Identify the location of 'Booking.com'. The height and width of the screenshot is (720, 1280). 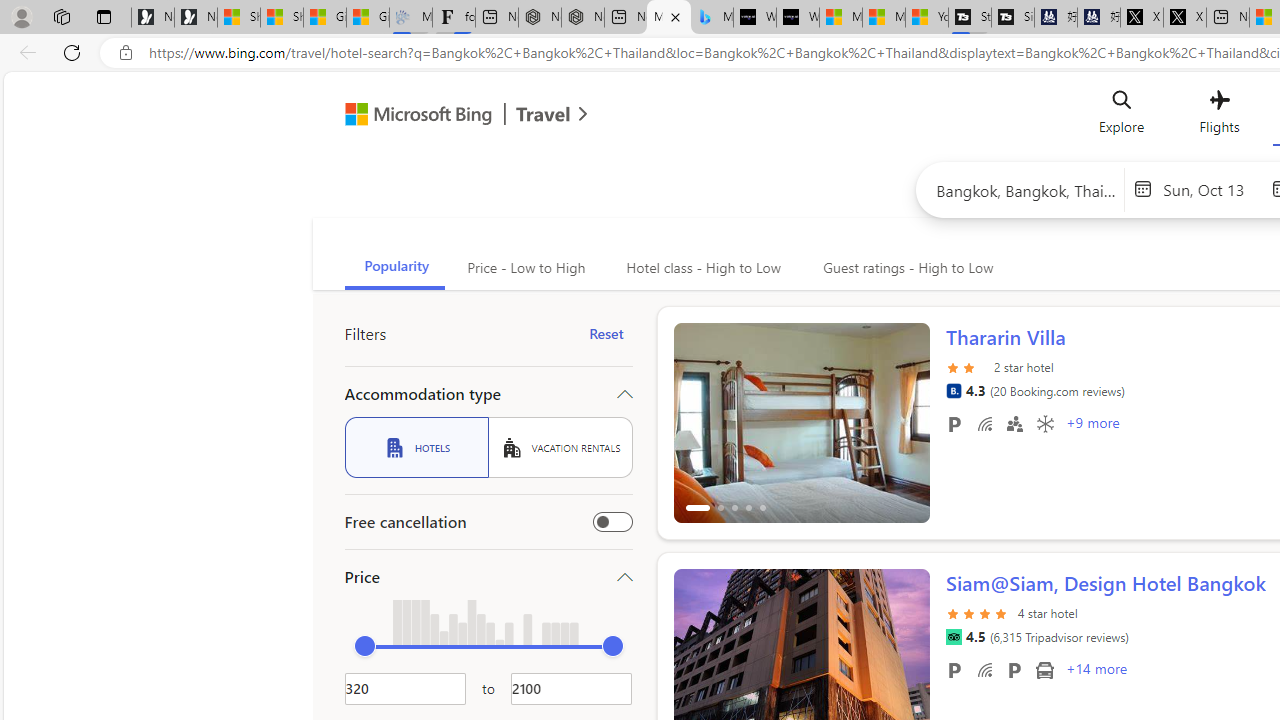
(952, 390).